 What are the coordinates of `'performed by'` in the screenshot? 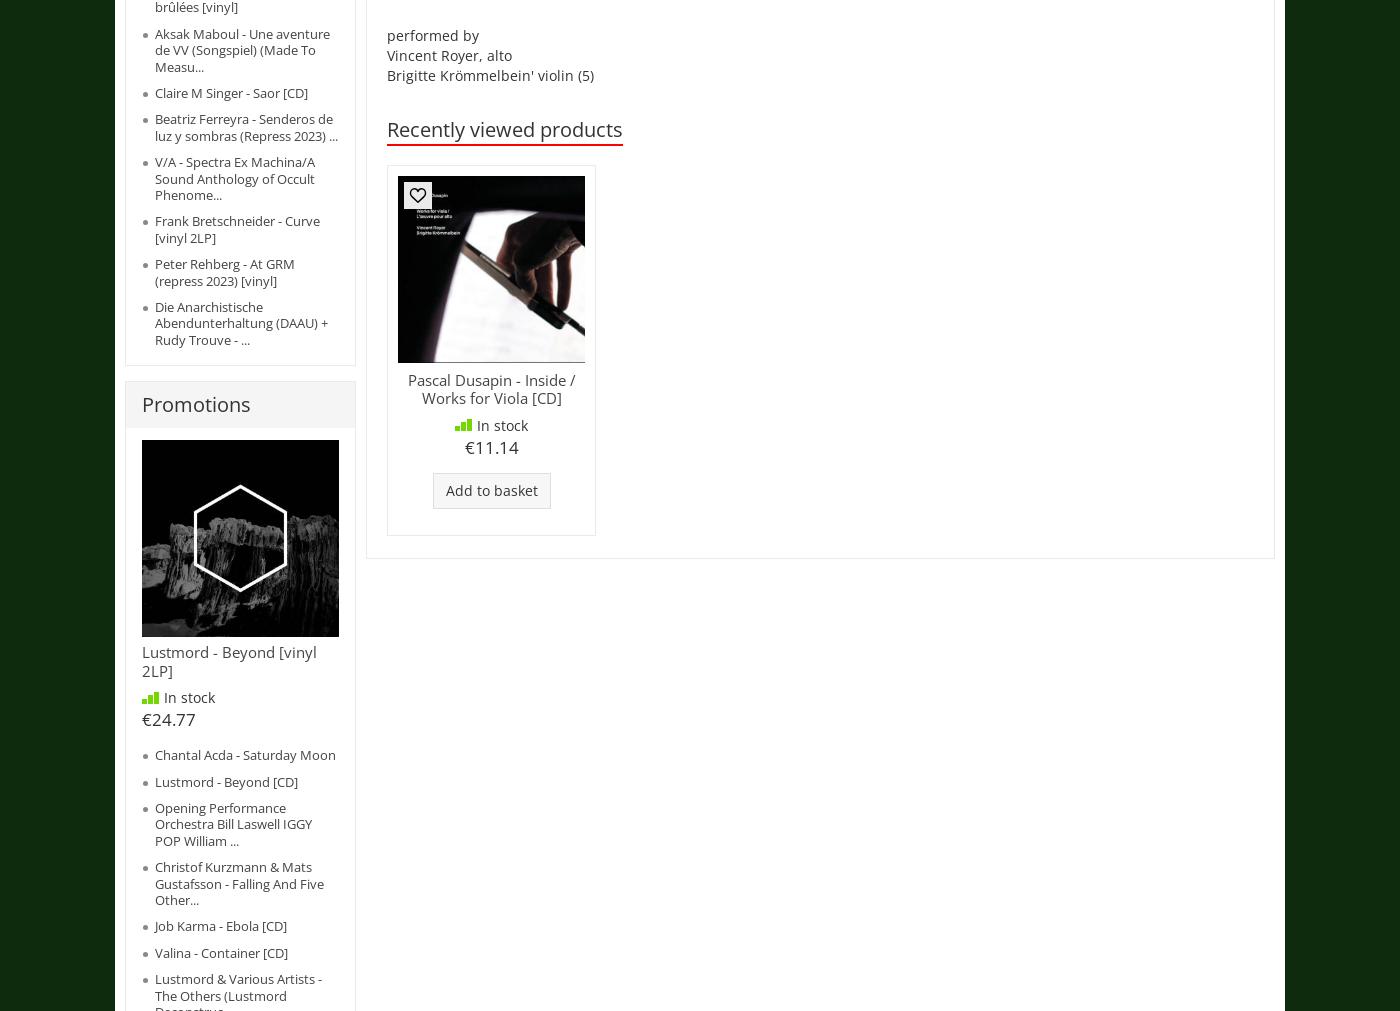 It's located at (385, 33).